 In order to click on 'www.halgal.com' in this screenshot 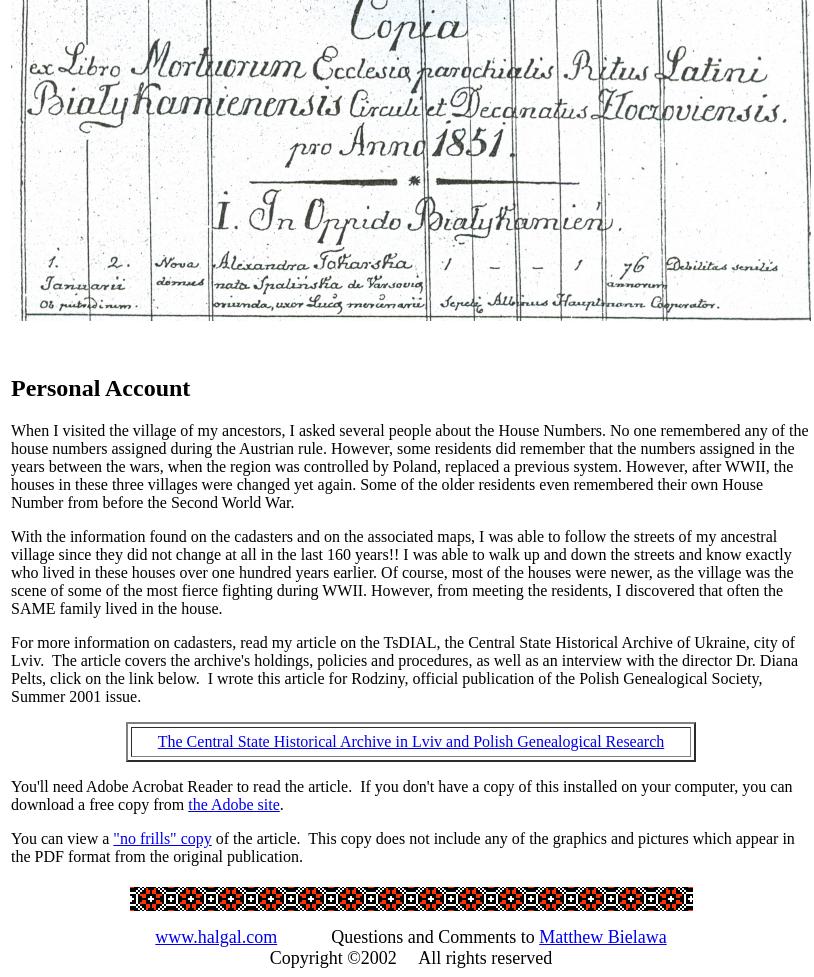, I will do `click(216, 934)`.